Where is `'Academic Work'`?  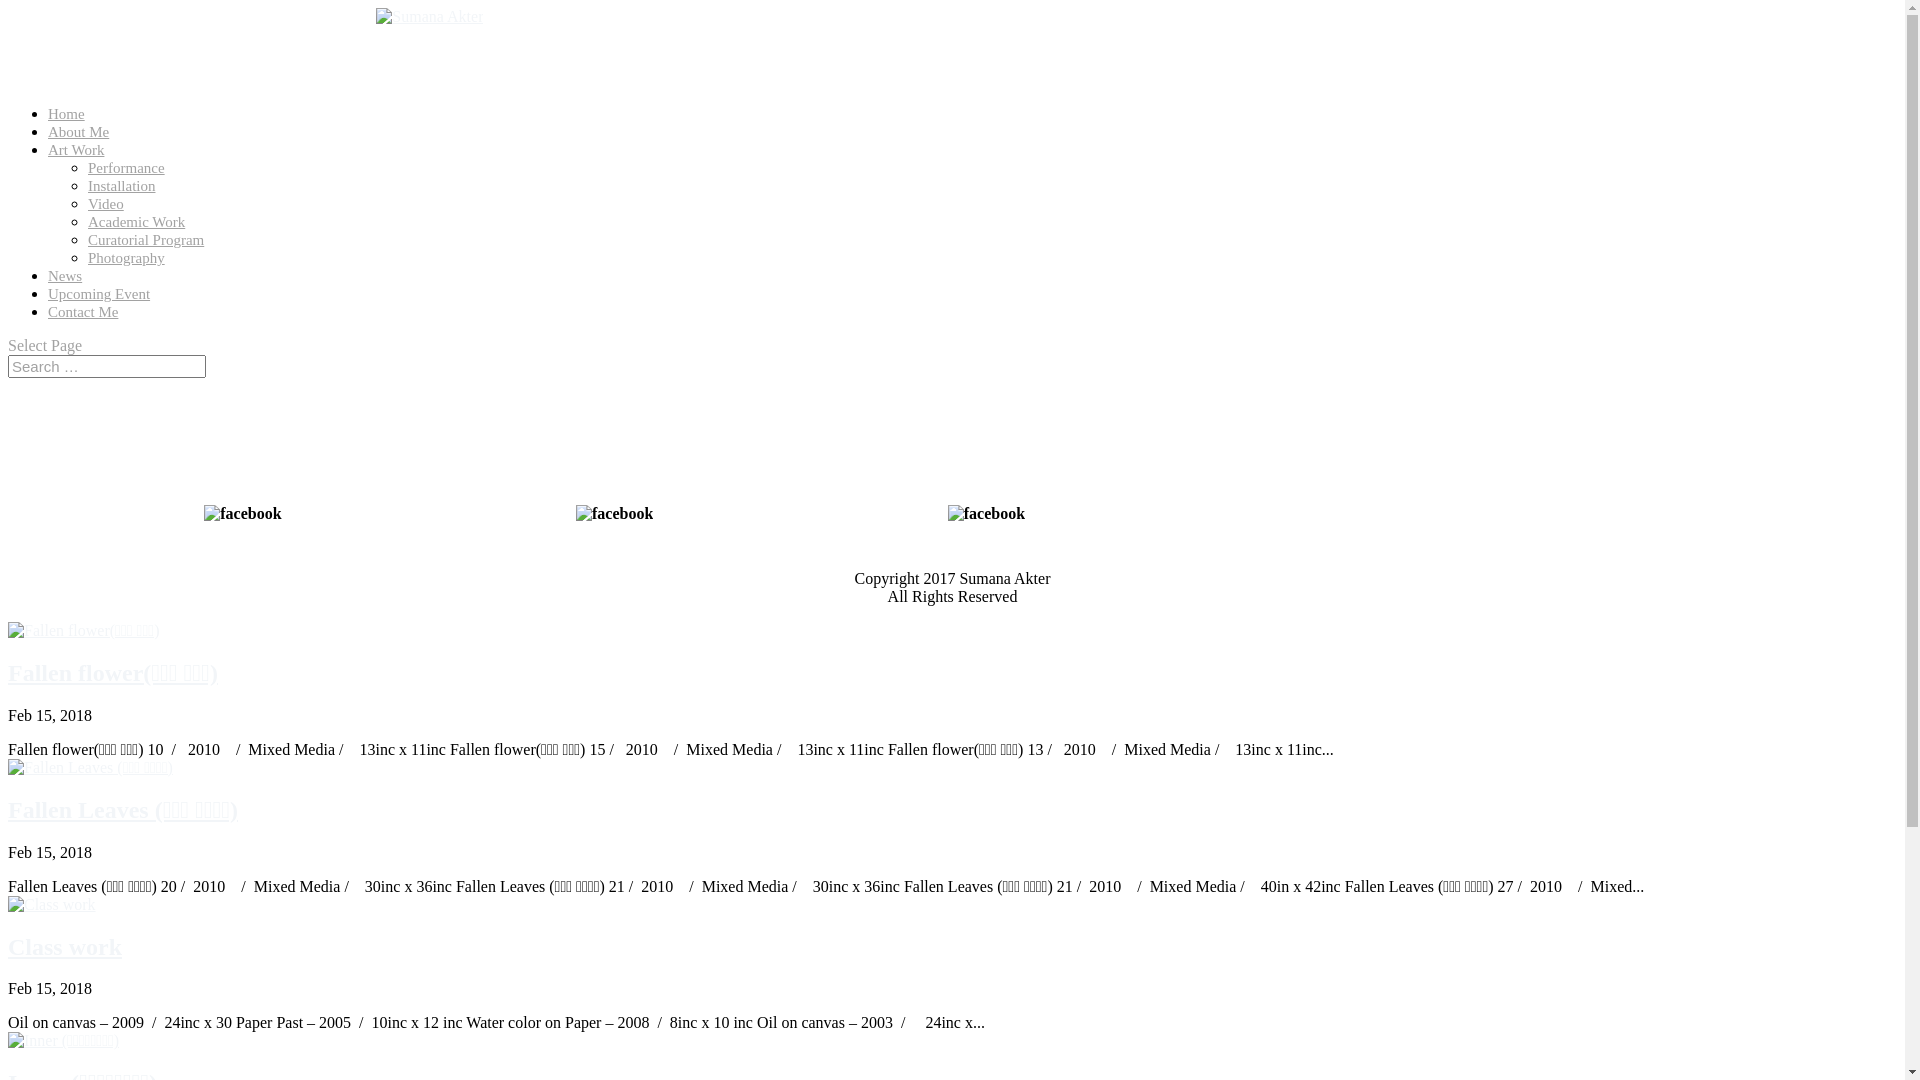
'Academic Work' is located at coordinates (135, 222).